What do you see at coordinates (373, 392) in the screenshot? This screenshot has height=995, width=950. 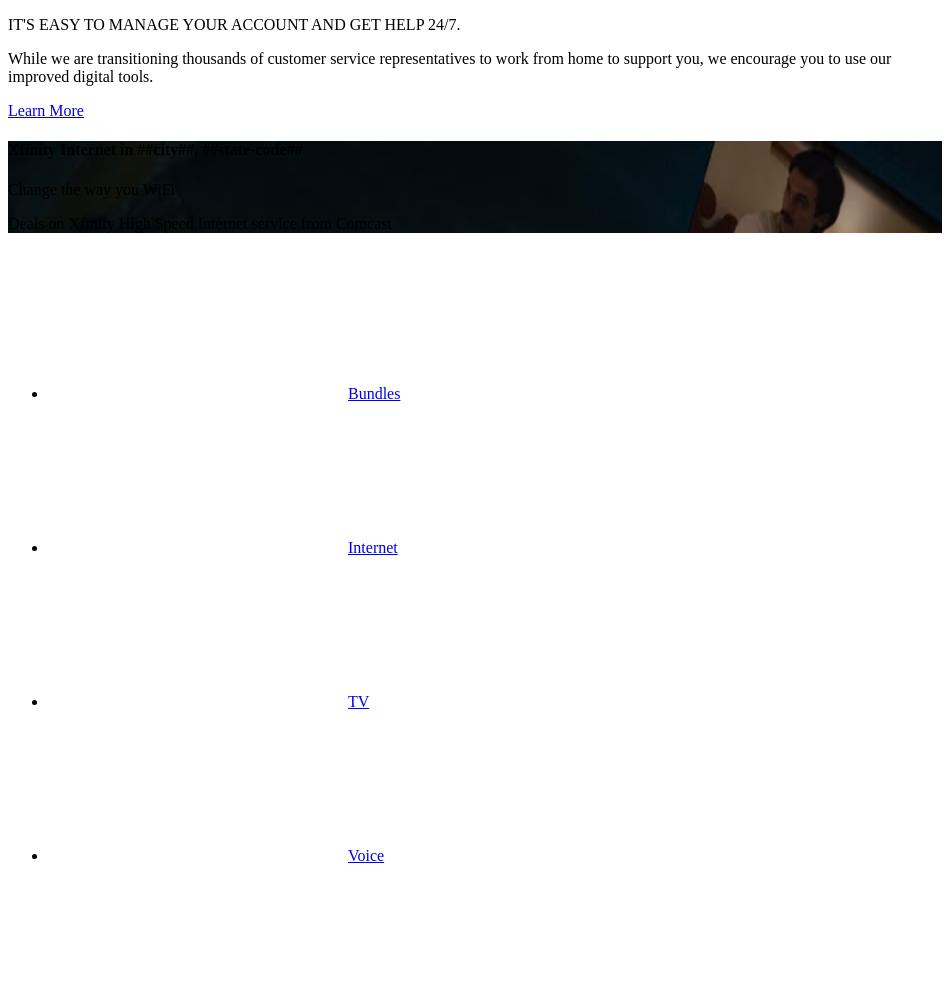 I see `'Bundles'` at bounding box center [373, 392].